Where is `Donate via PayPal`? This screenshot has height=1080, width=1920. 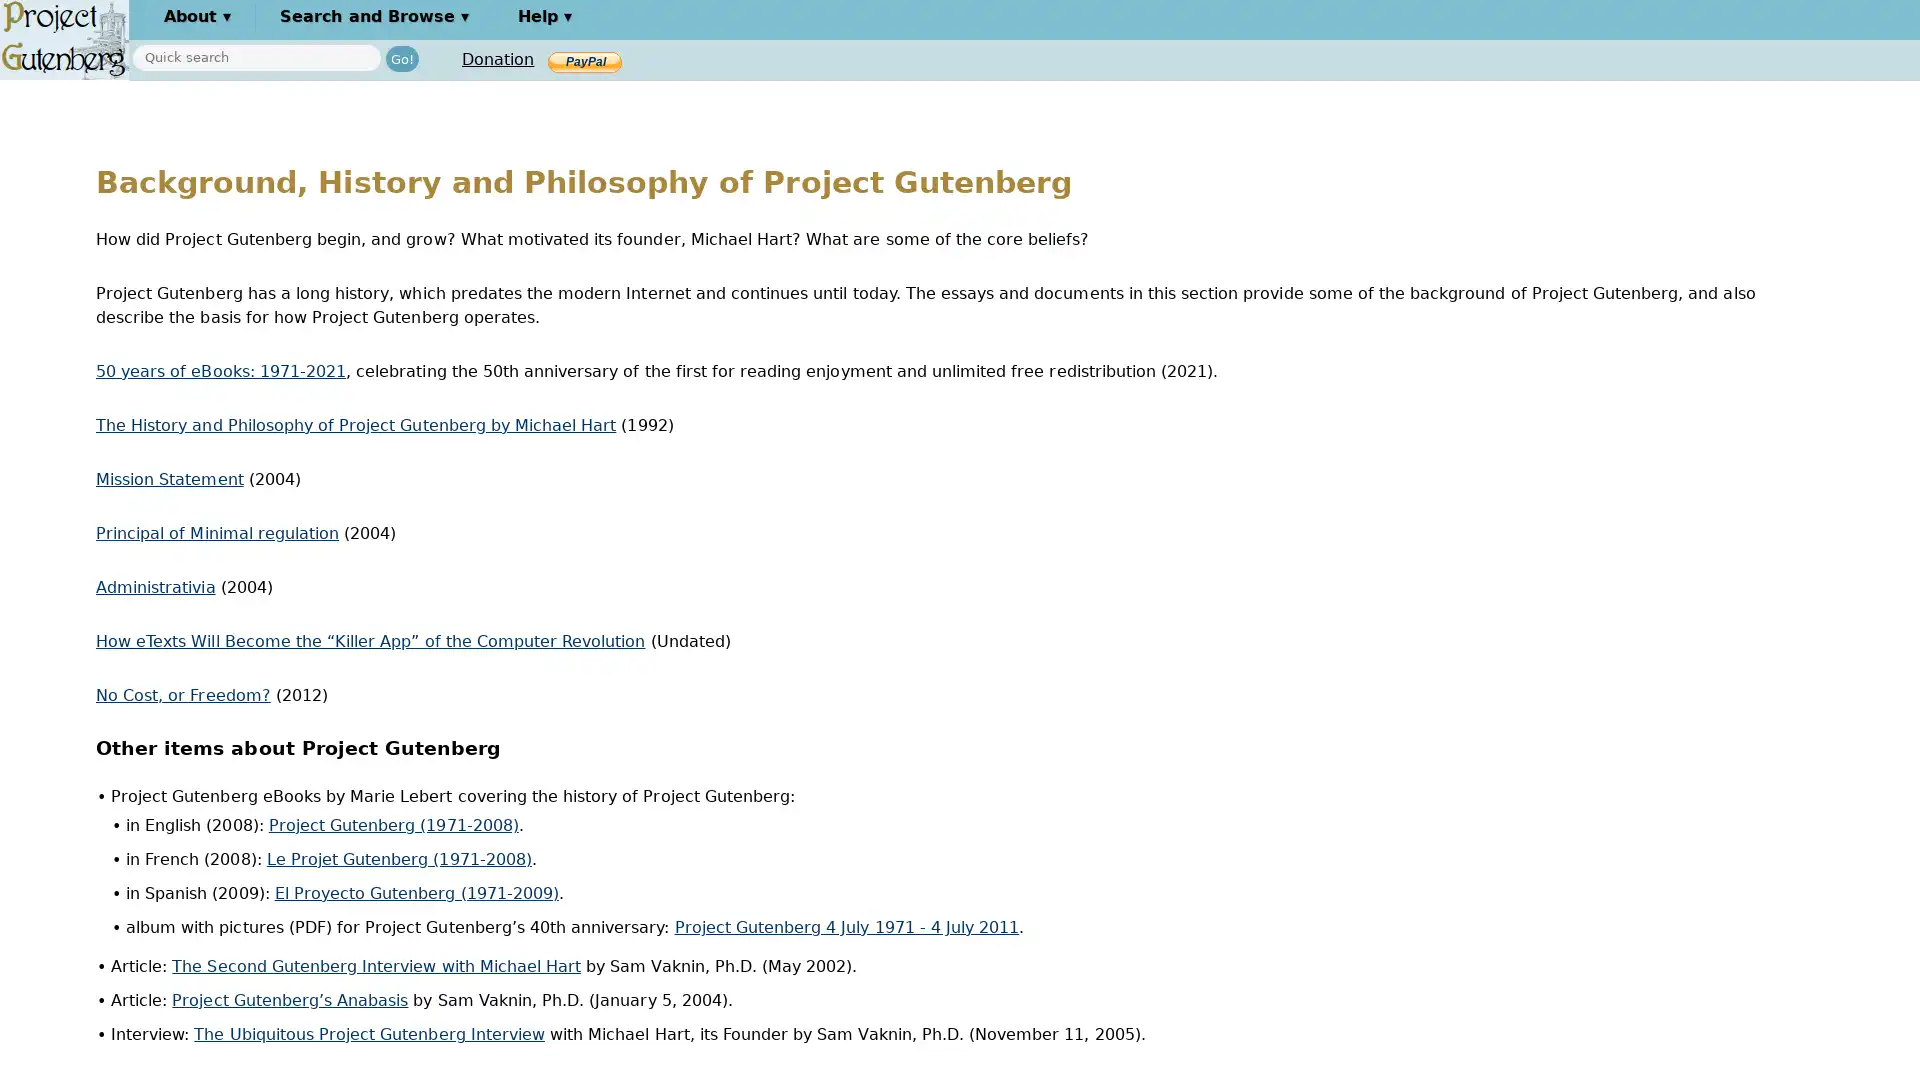 Donate via PayPal is located at coordinates (584, 60).